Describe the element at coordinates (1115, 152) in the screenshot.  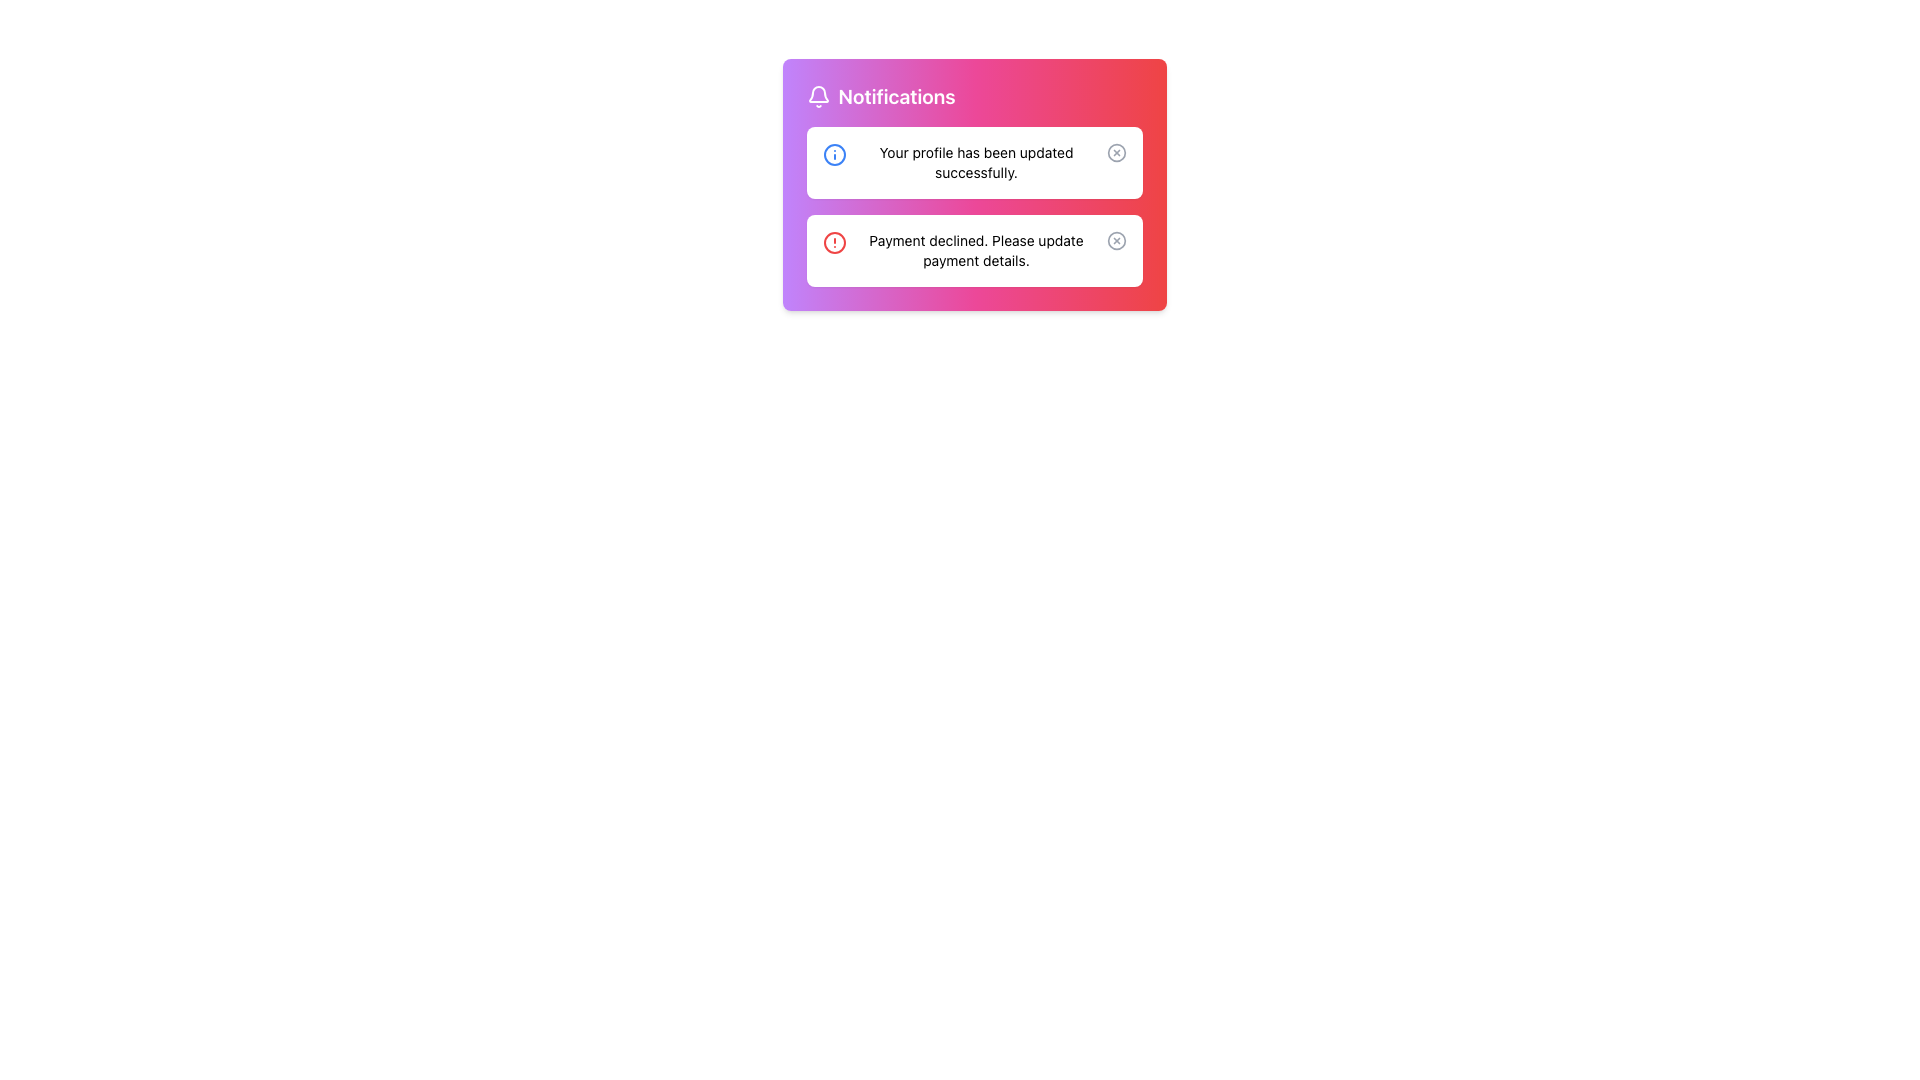
I see `the circular close button with a cross (X) mark in the center` at that location.